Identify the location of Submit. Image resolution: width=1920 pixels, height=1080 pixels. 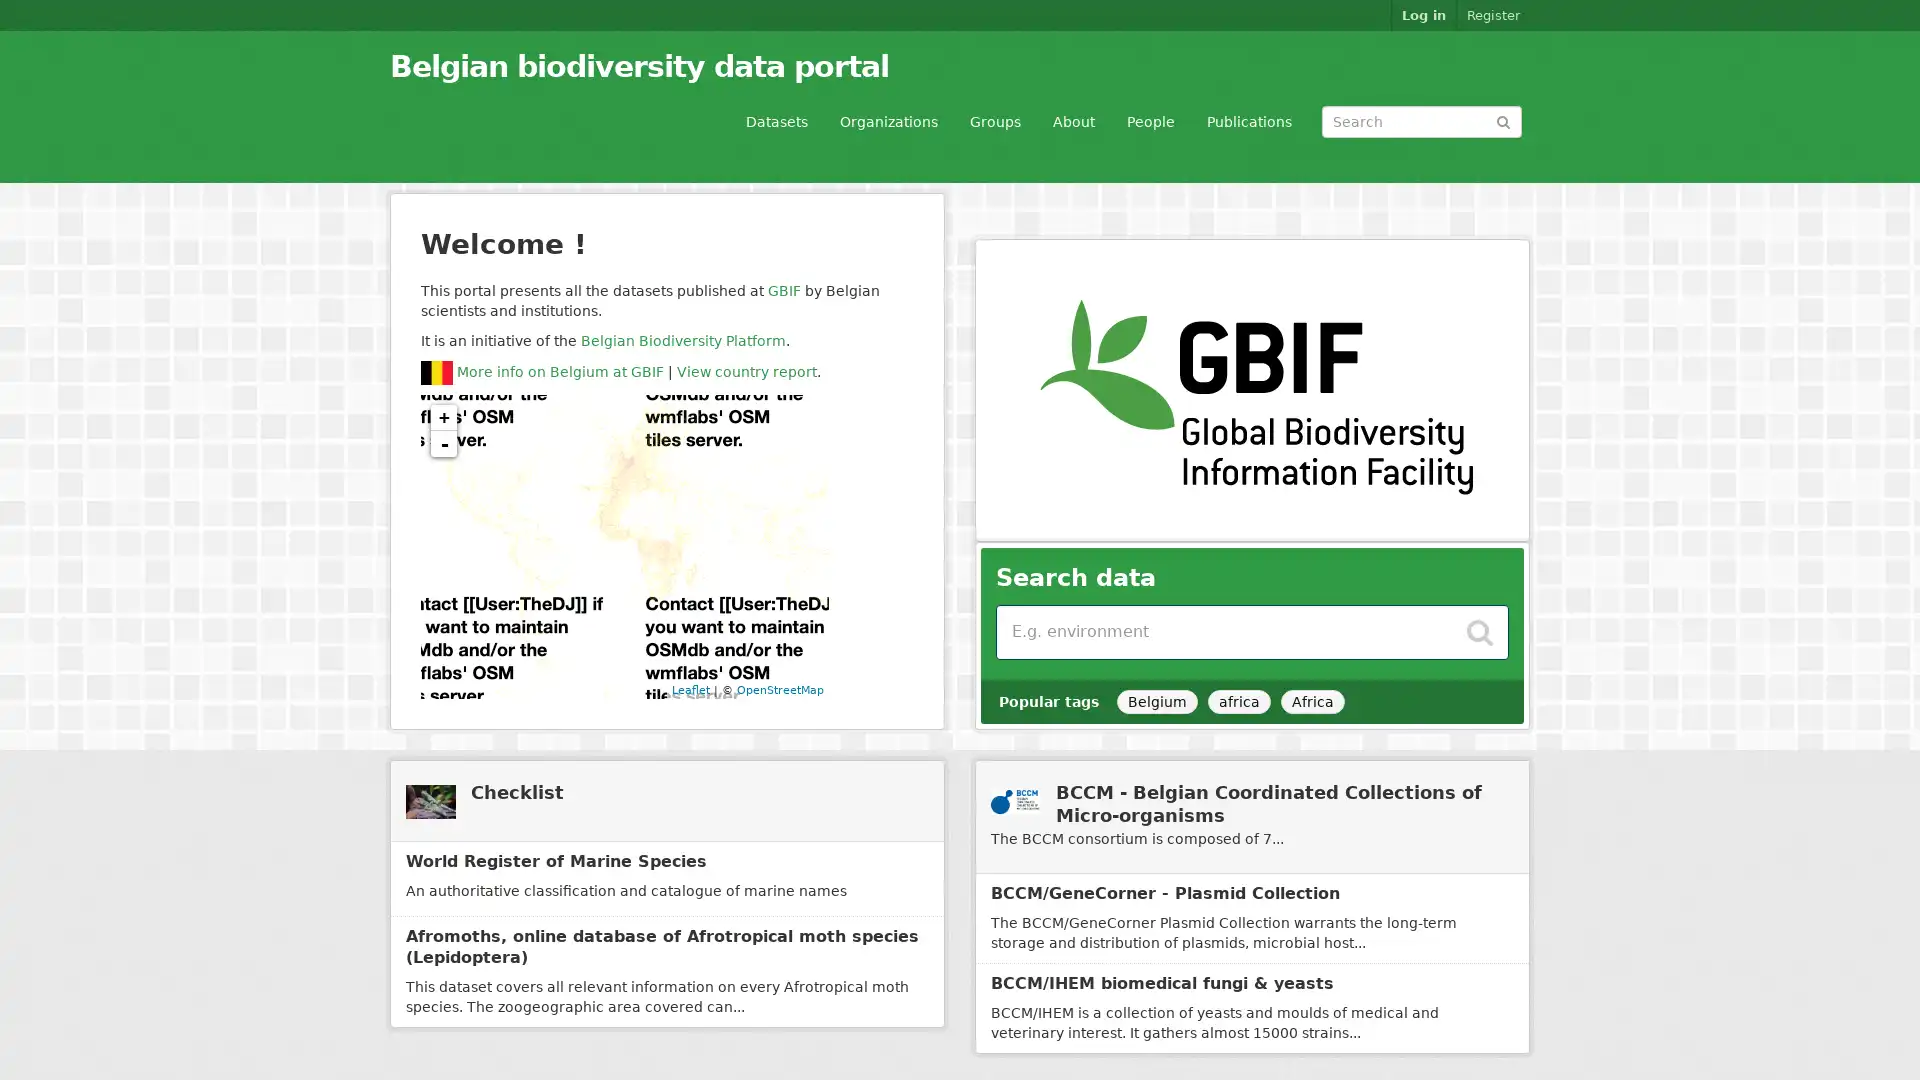
(1503, 120).